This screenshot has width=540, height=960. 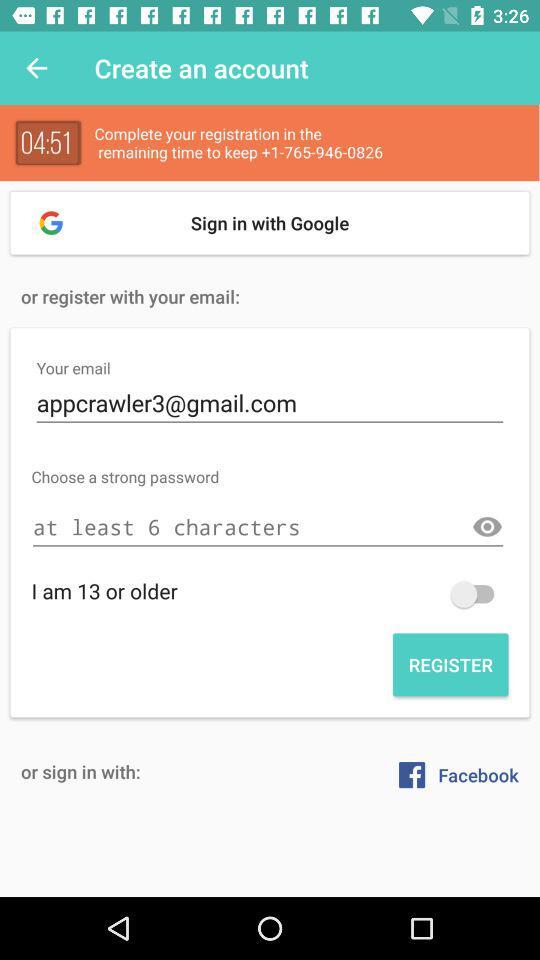 What do you see at coordinates (476, 594) in the screenshot?
I see `switch autoplay option` at bounding box center [476, 594].